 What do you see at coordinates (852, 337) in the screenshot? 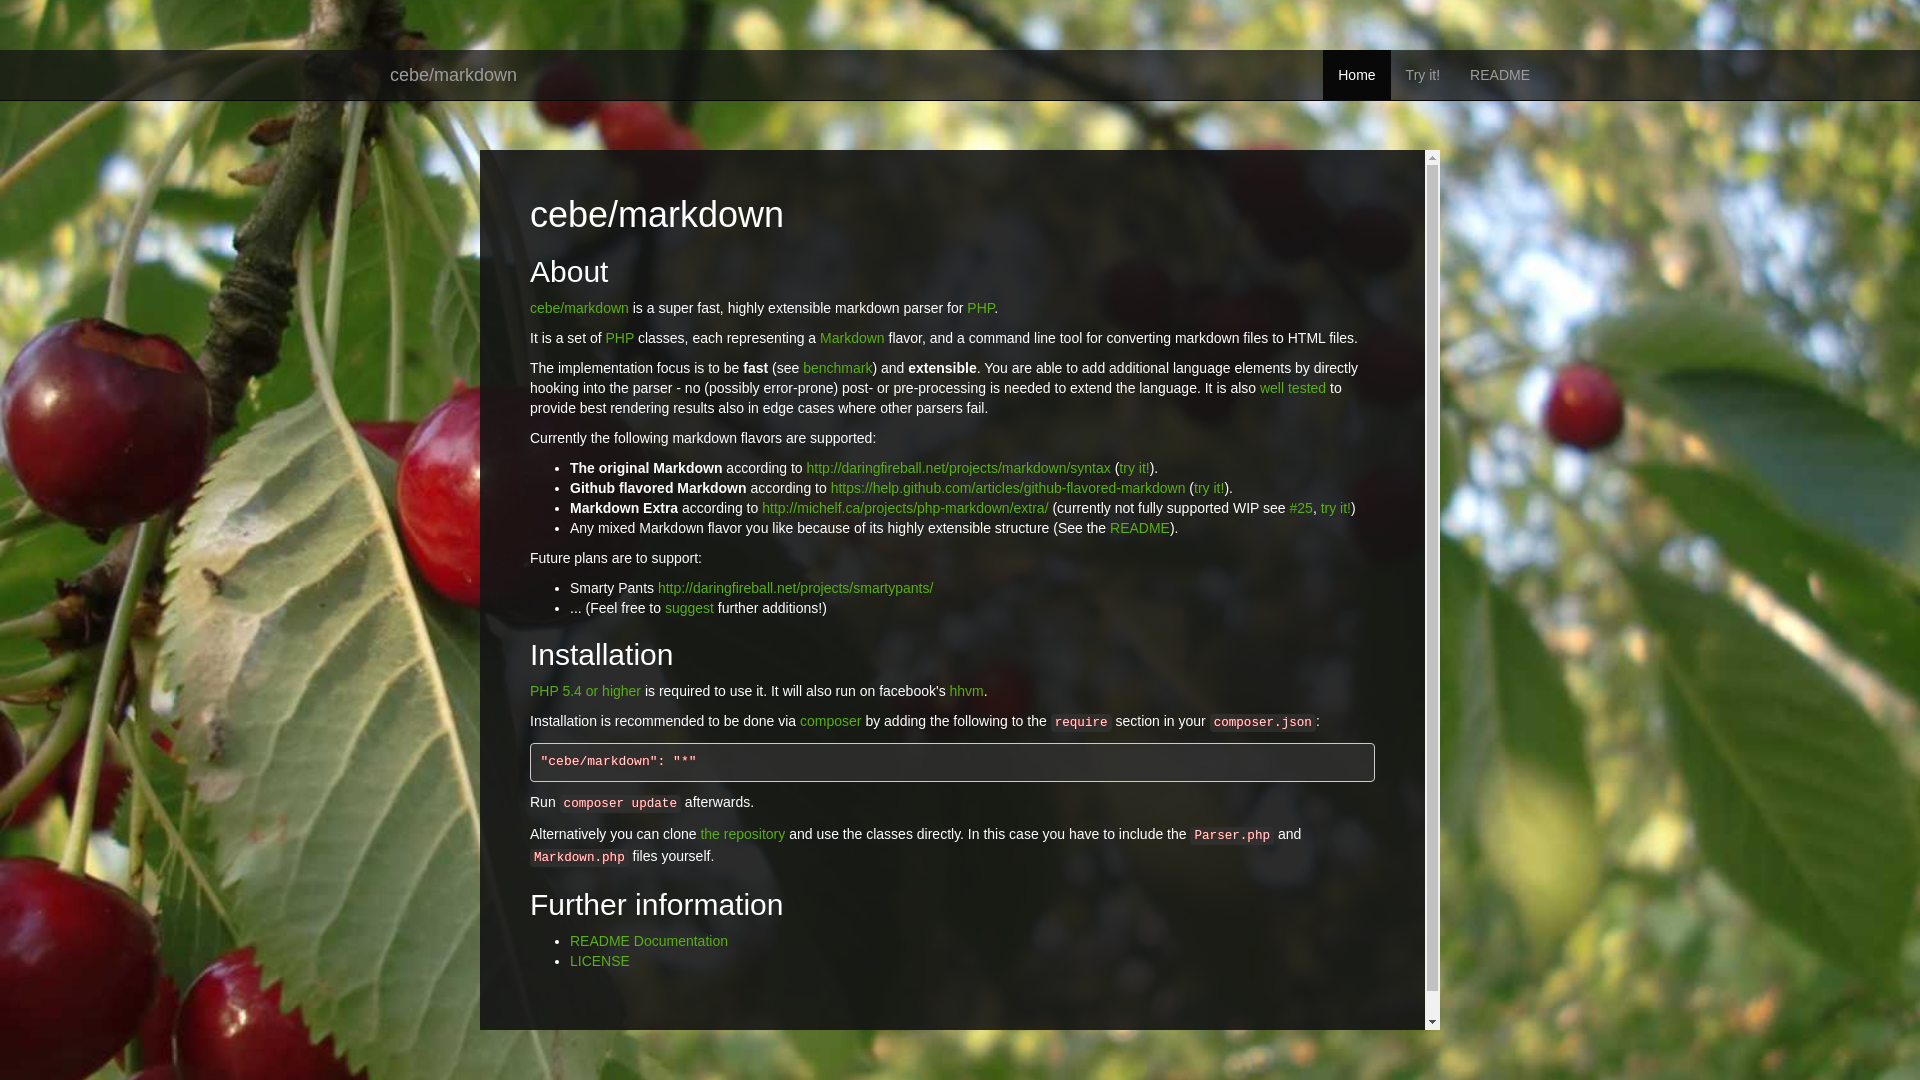
I see `'Markdown'` at bounding box center [852, 337].